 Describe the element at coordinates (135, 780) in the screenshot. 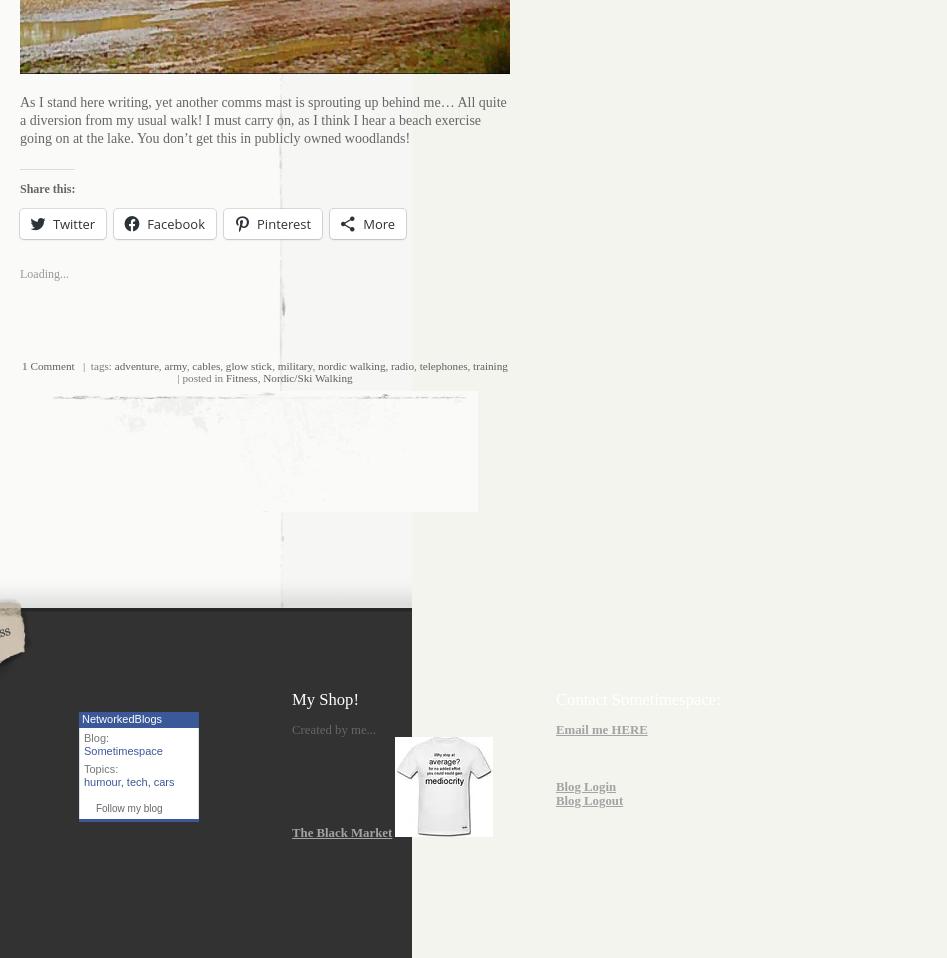

I see `'tech'` at that location.